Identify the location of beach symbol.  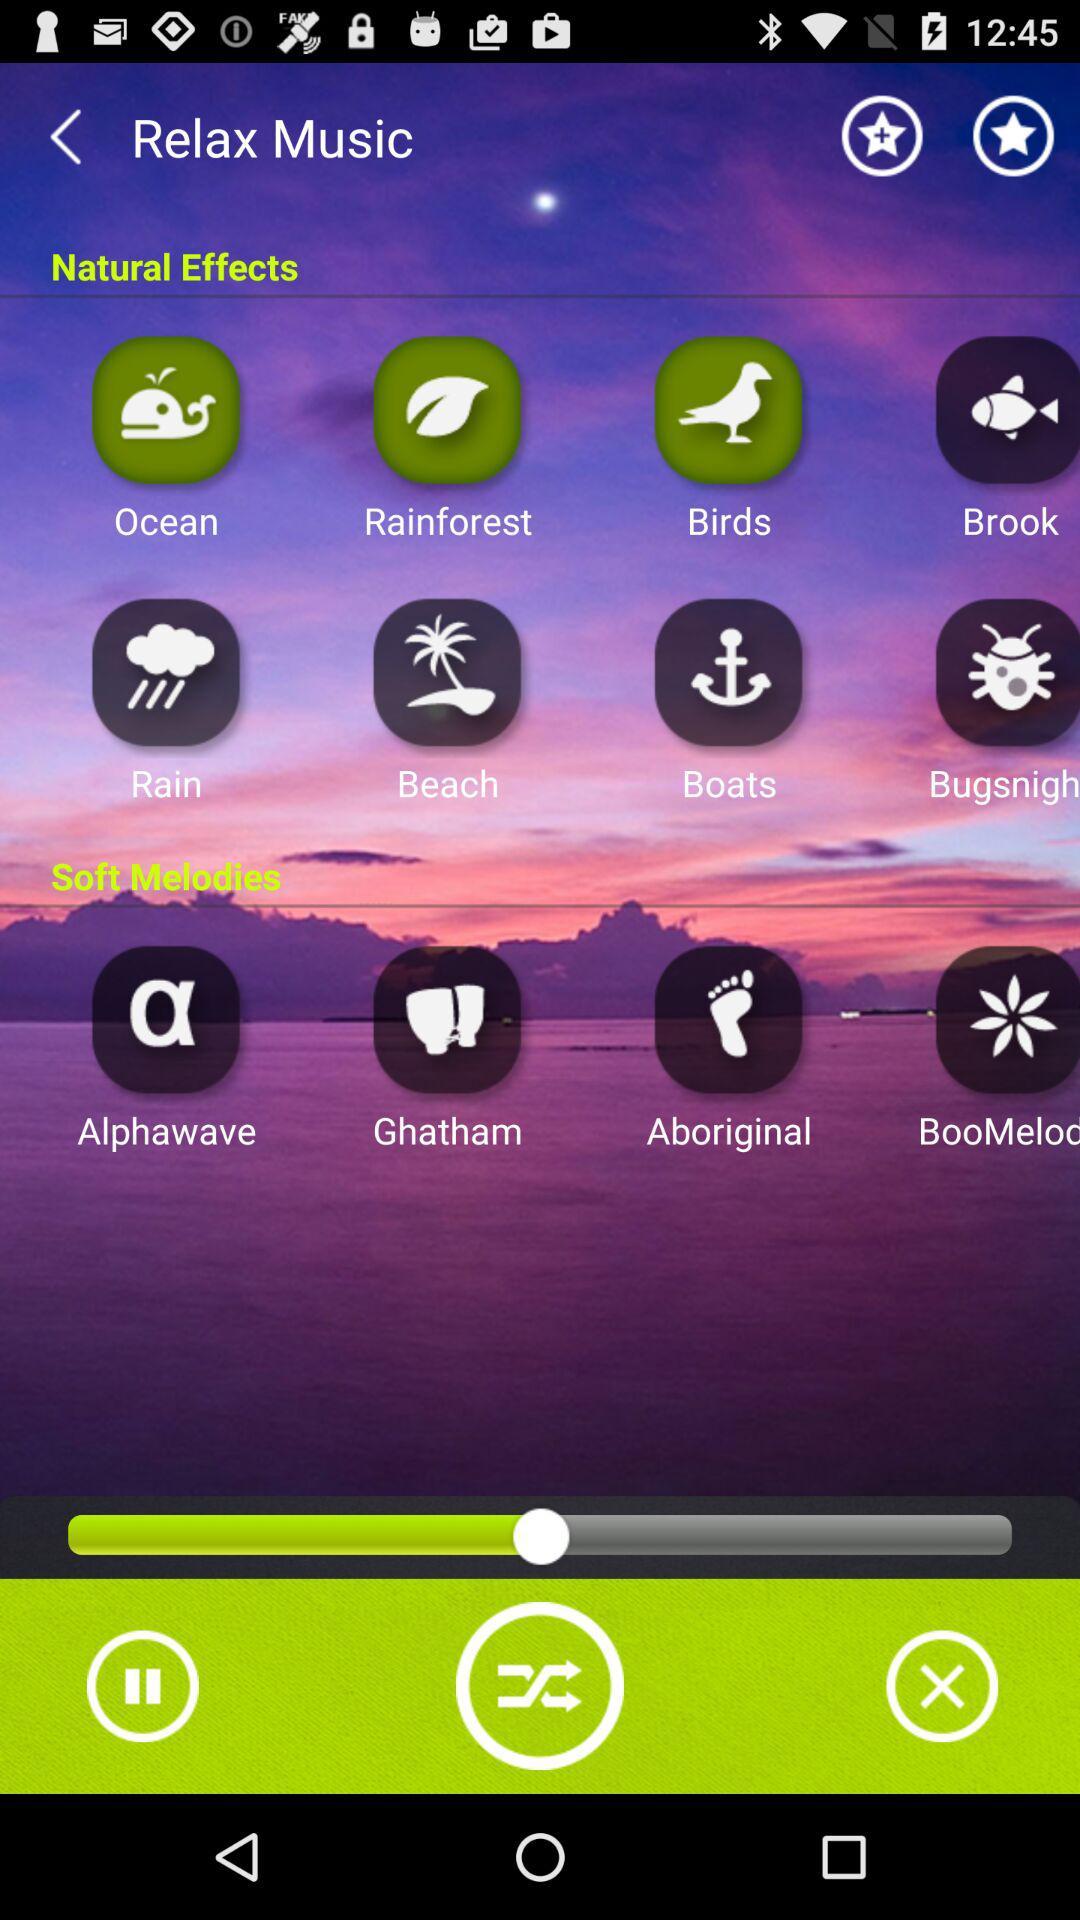
(447, 671).